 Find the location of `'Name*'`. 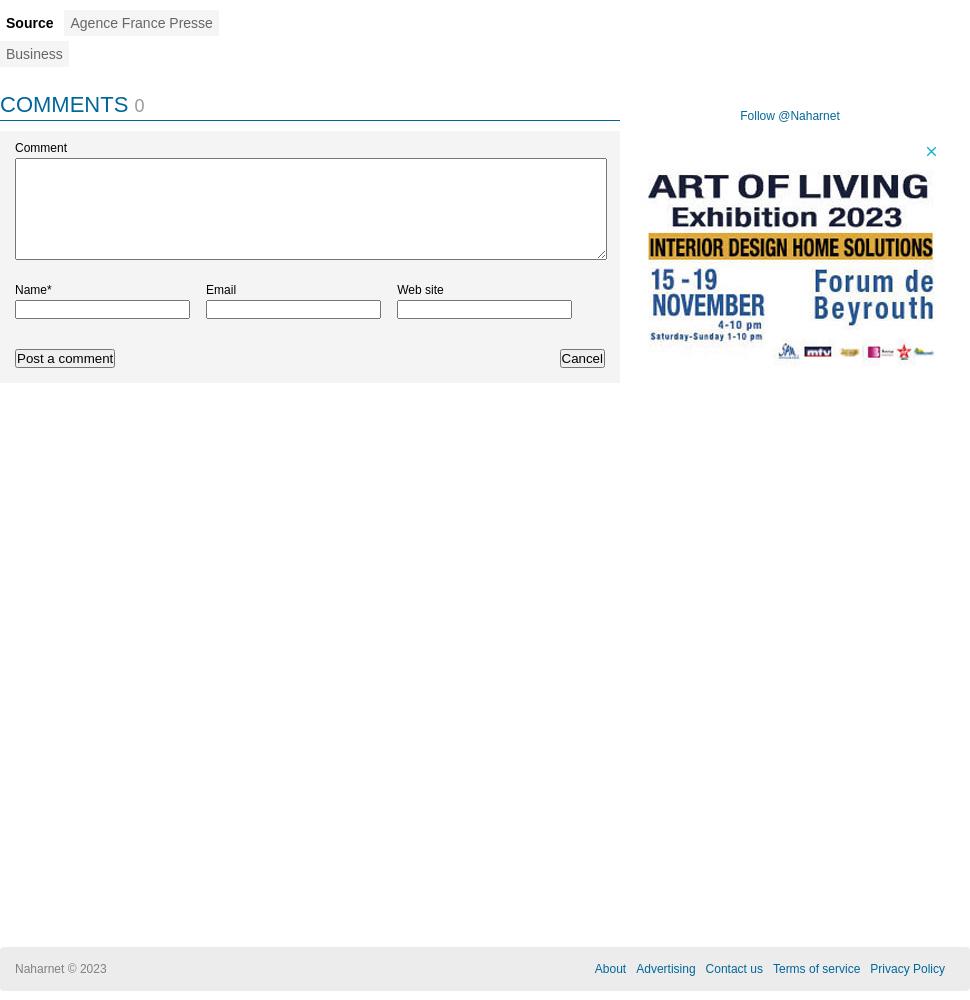

'Name*' is located at coordinates (32, 290).